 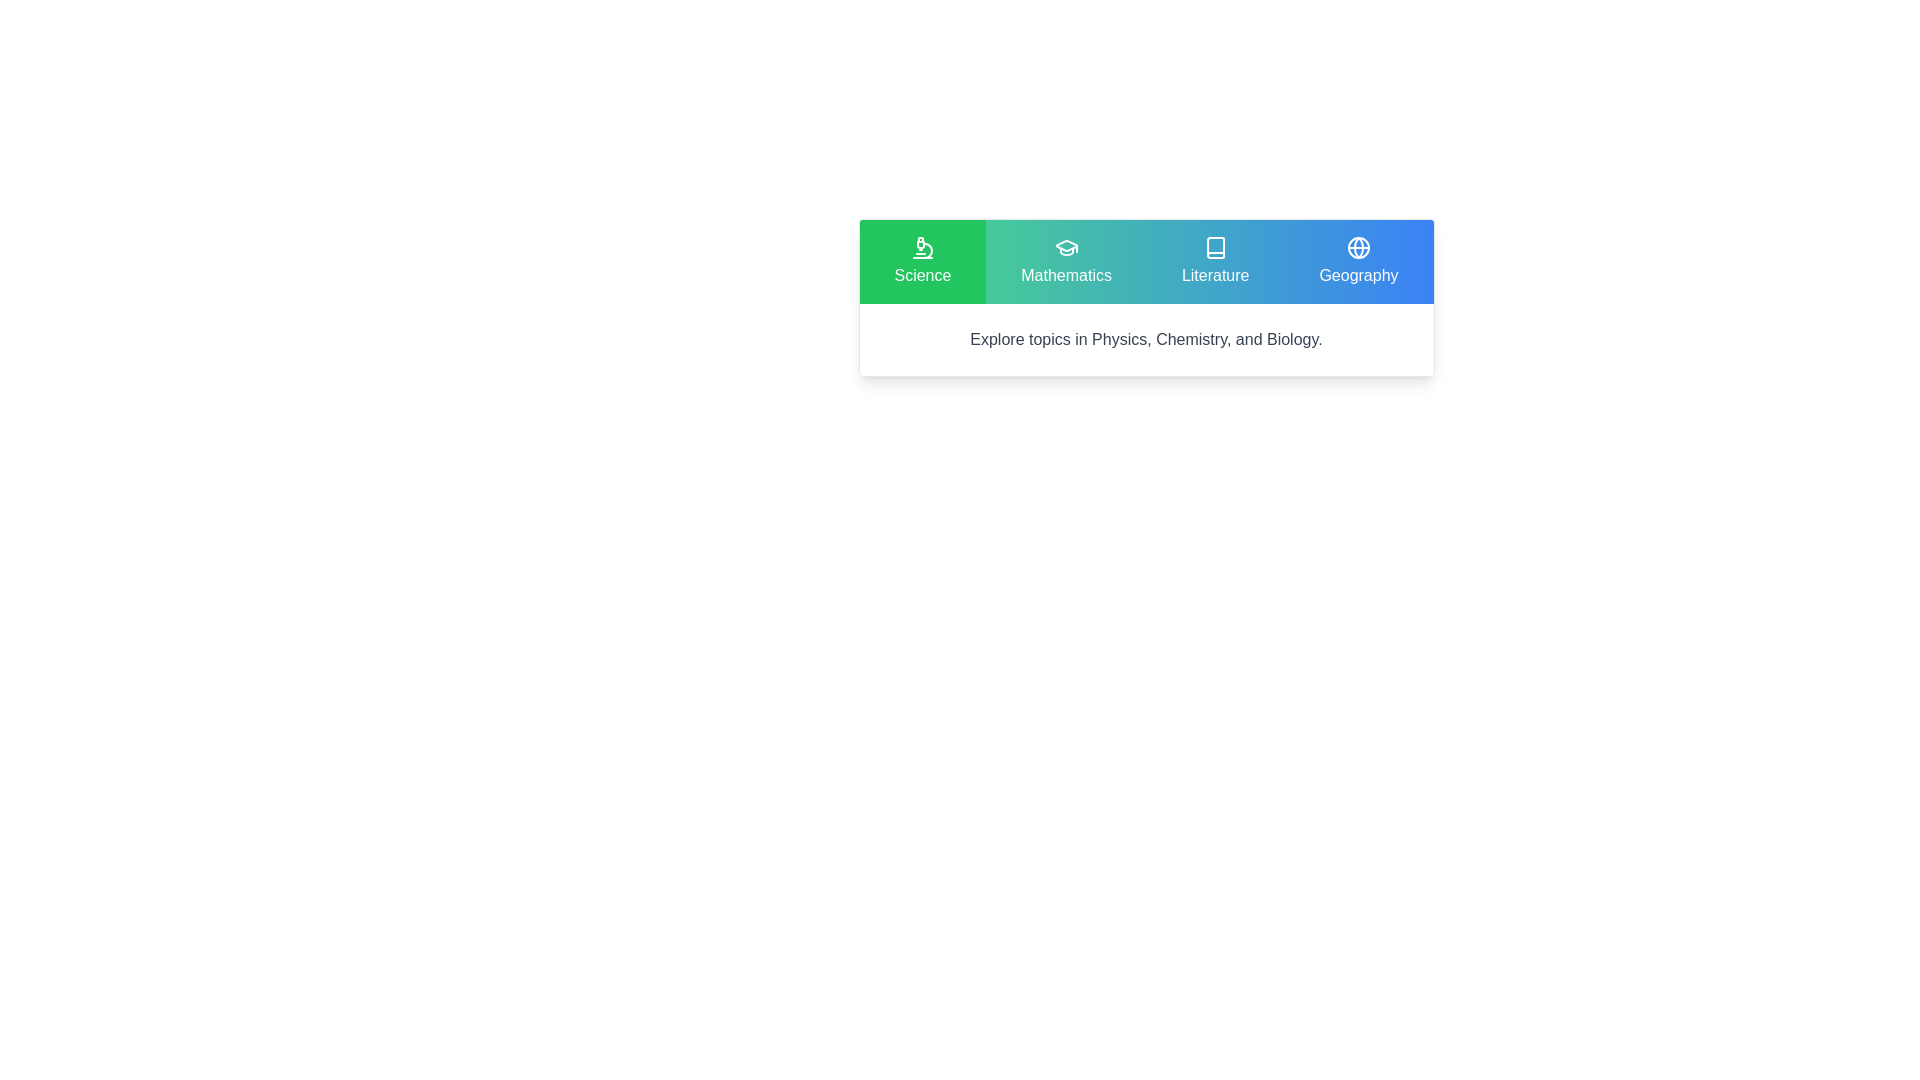 I want to click on the Geography button located in the upper-right of the interface, so click(x=1358, y=261).